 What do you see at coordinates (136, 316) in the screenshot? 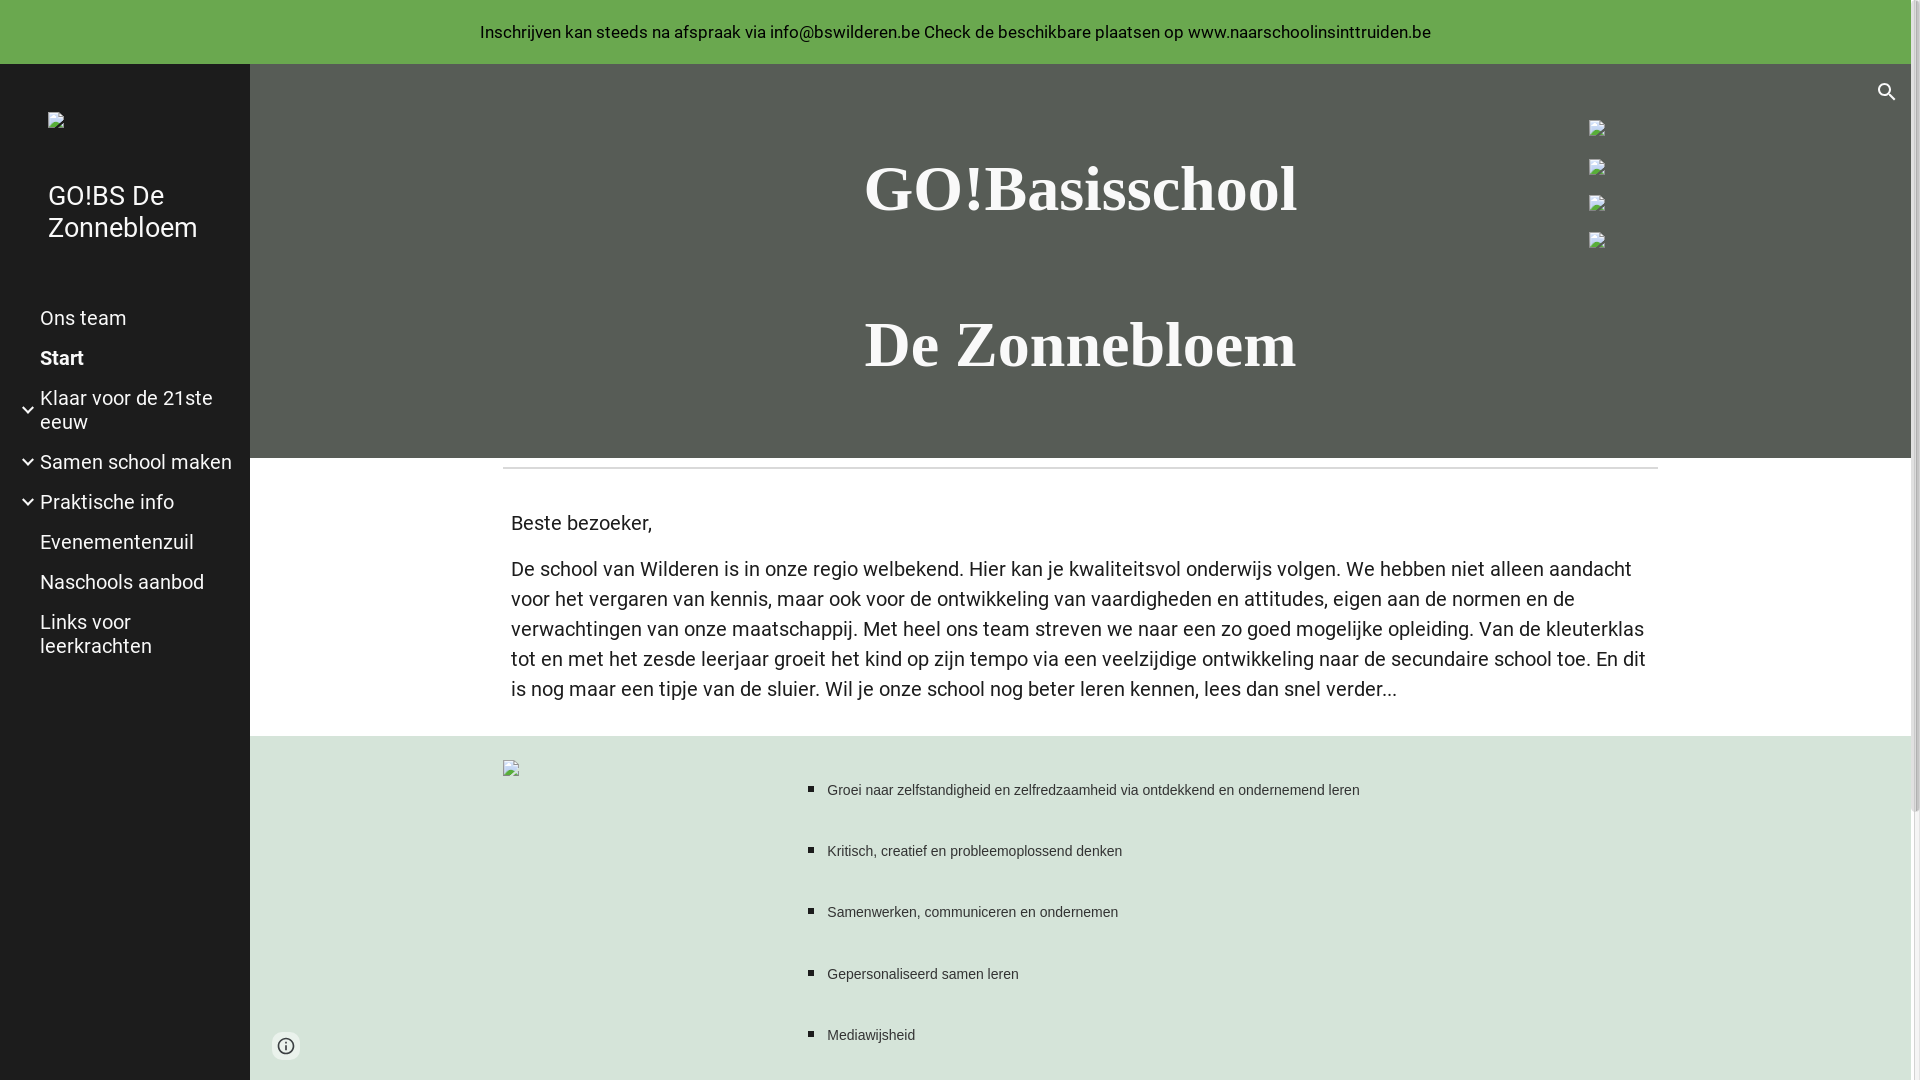
I see `'Ons team'` at bounding box center [136, 316].